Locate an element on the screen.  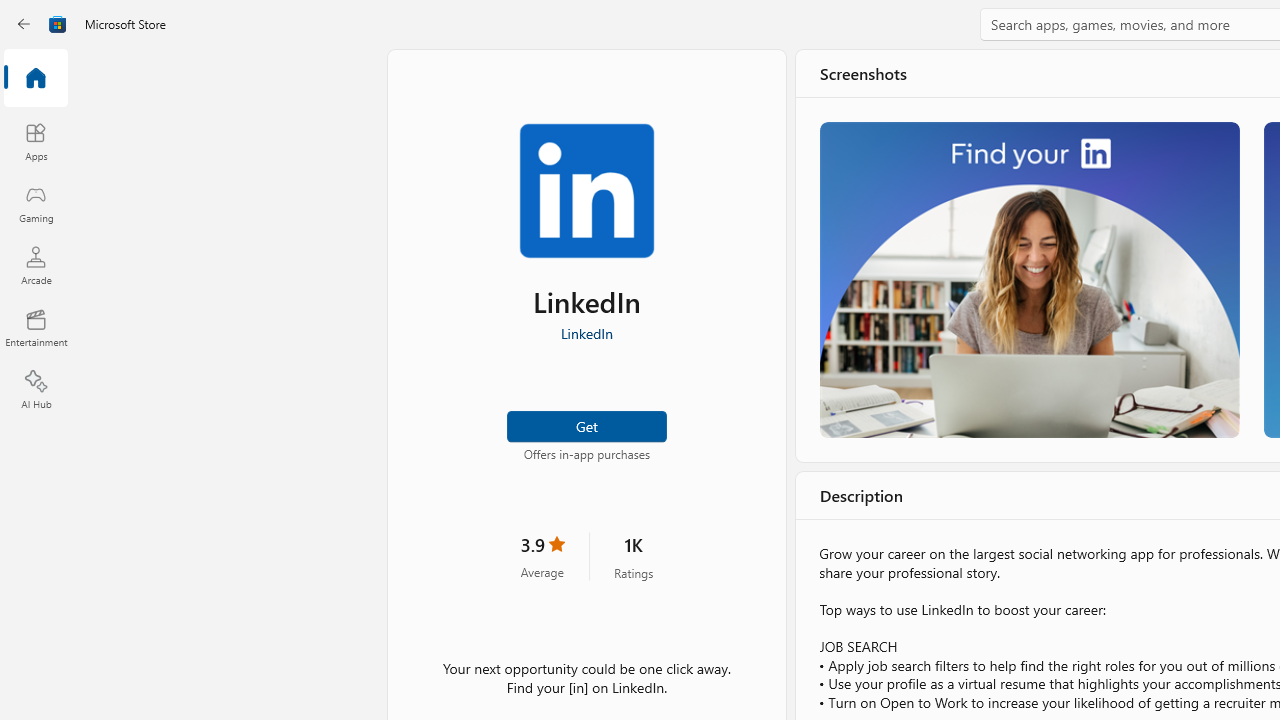
'LinkedIn' is located at coordinates (585, 332).